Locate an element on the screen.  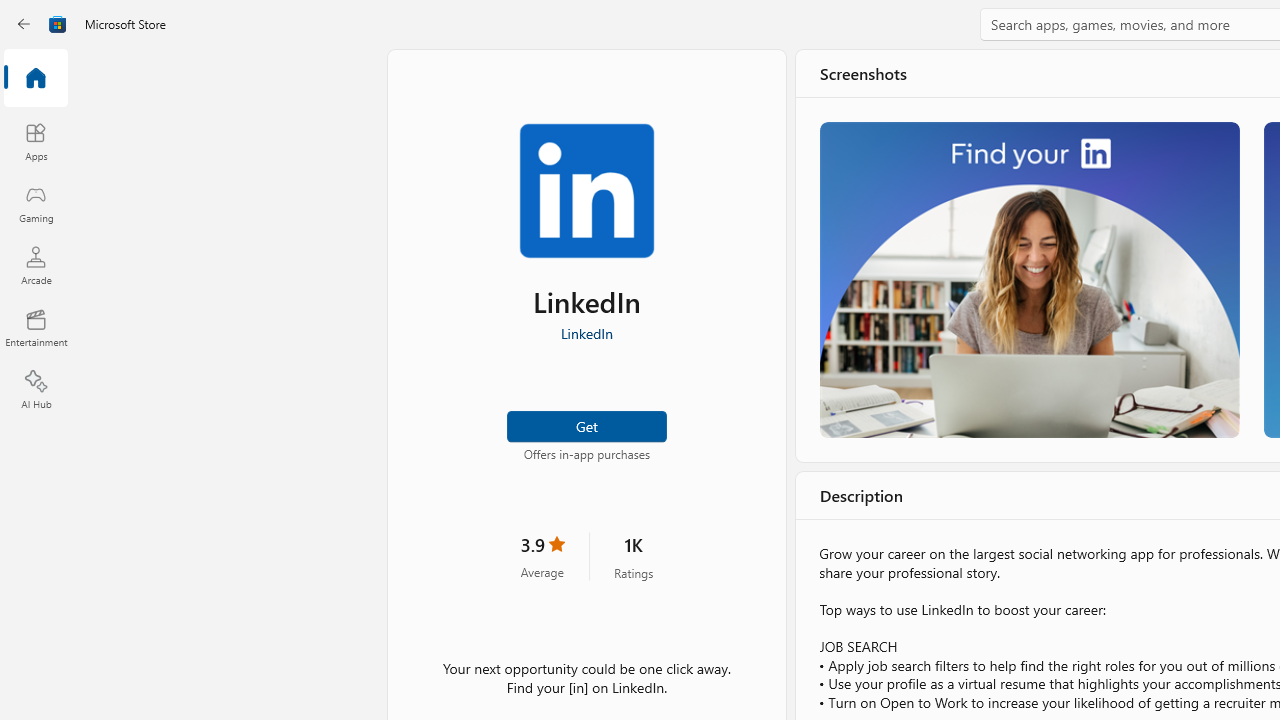
'LinkedIn' is located at coordinates (585, 332).